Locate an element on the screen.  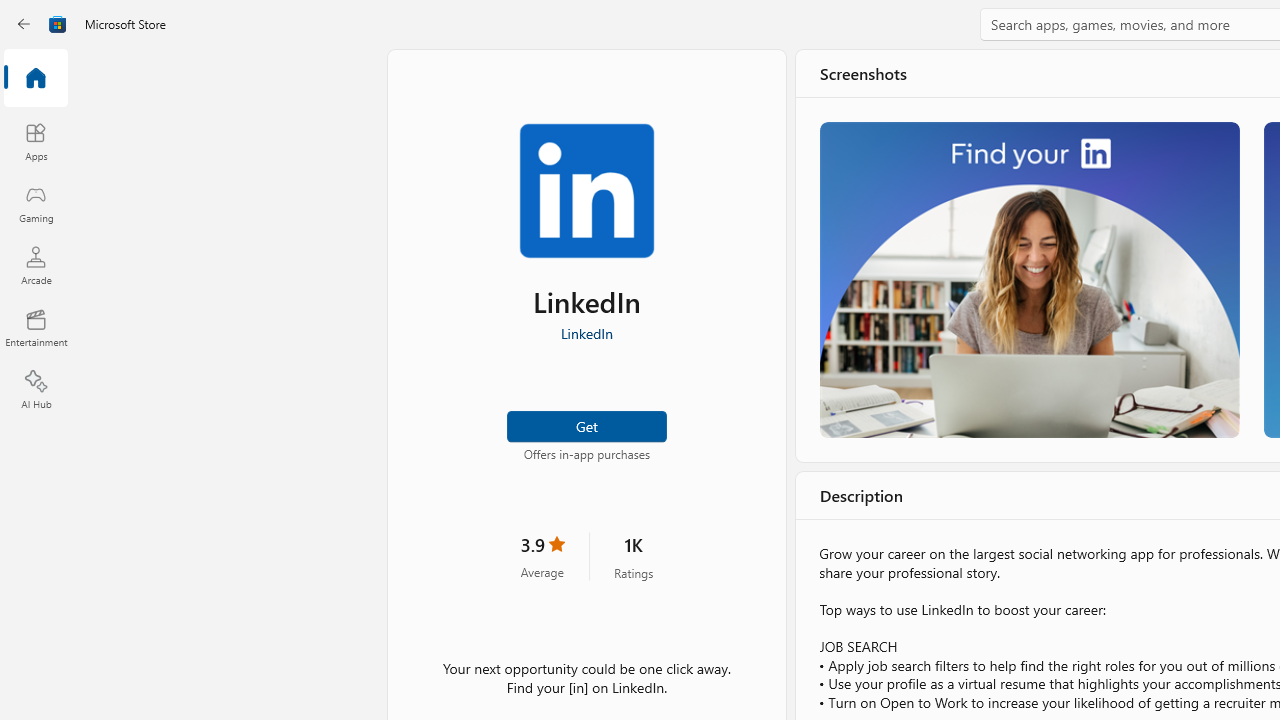
'LinkedIn' is located at coordinates (585, 332).